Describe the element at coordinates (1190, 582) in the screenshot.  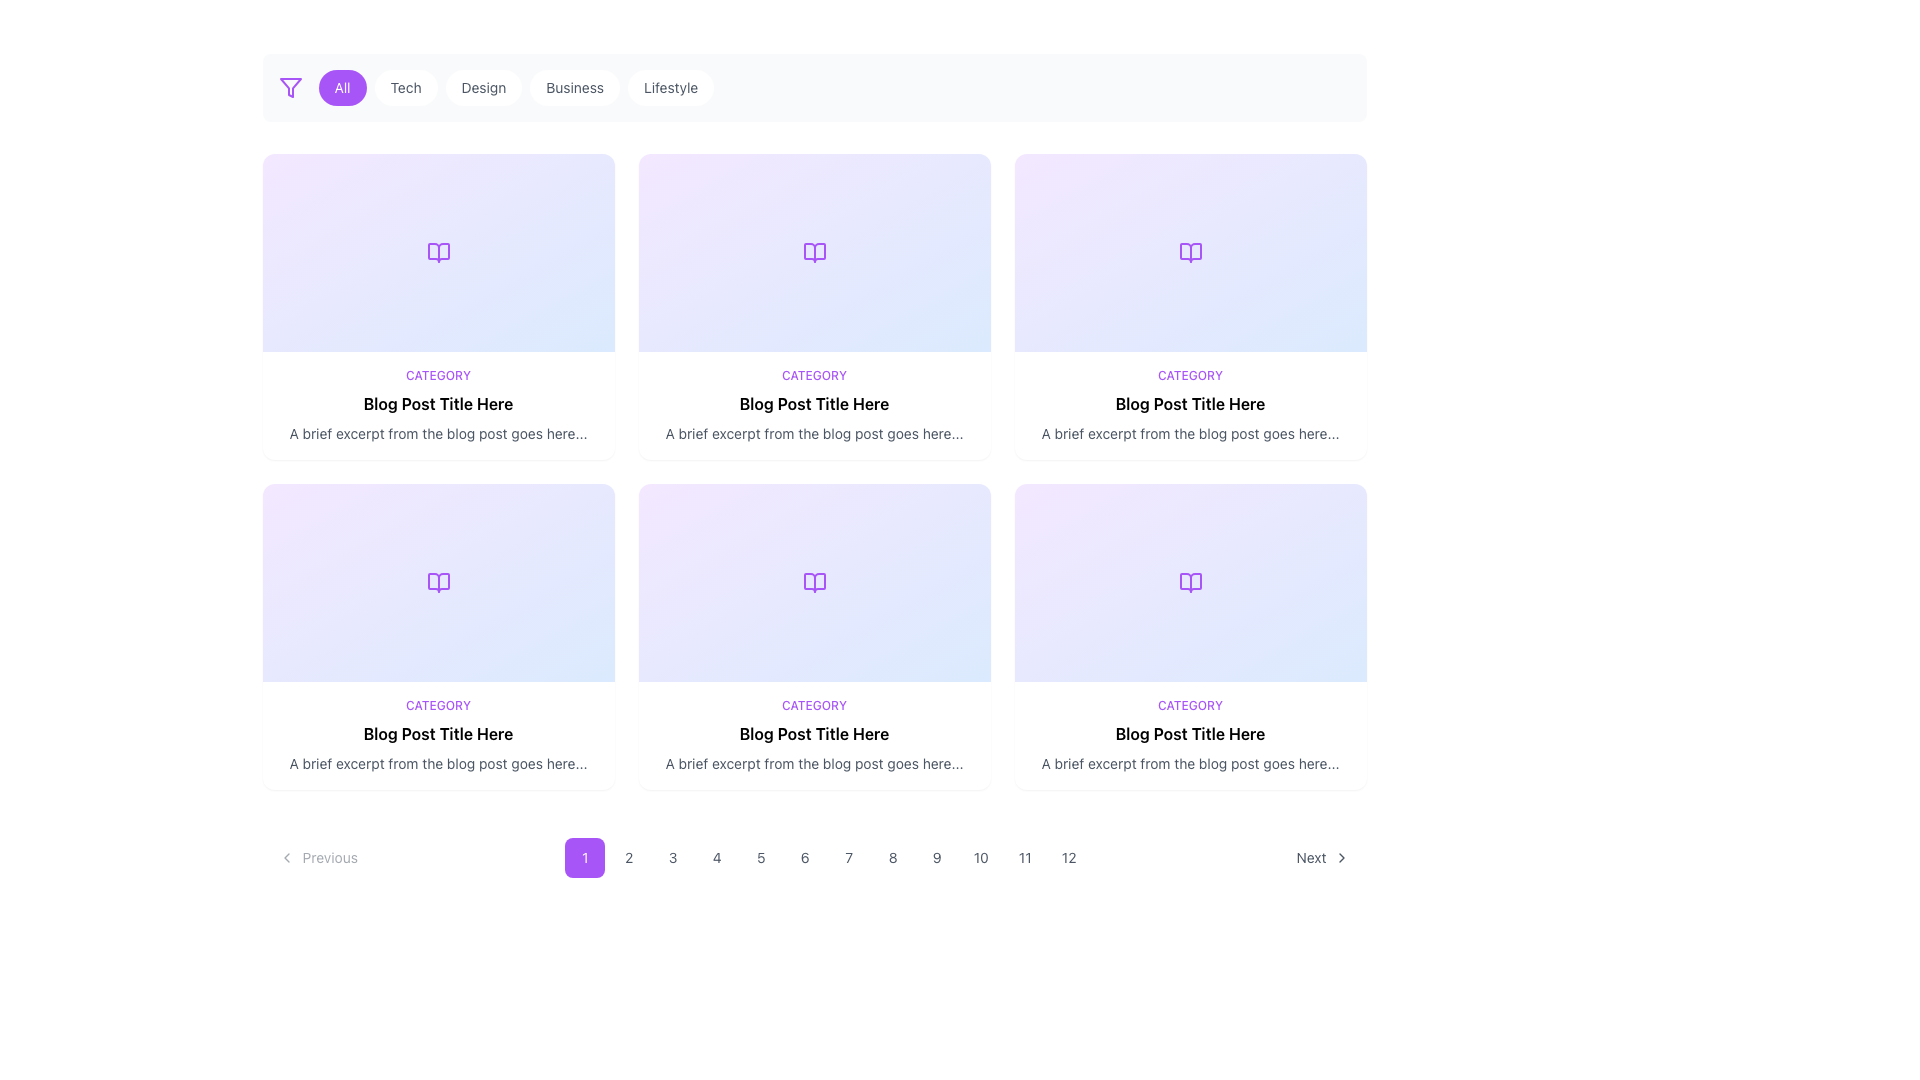
I see `the decorative icon representing a blog article located in the sixth card of a grid layout, specifically positioned on the second row and third column` at that location.